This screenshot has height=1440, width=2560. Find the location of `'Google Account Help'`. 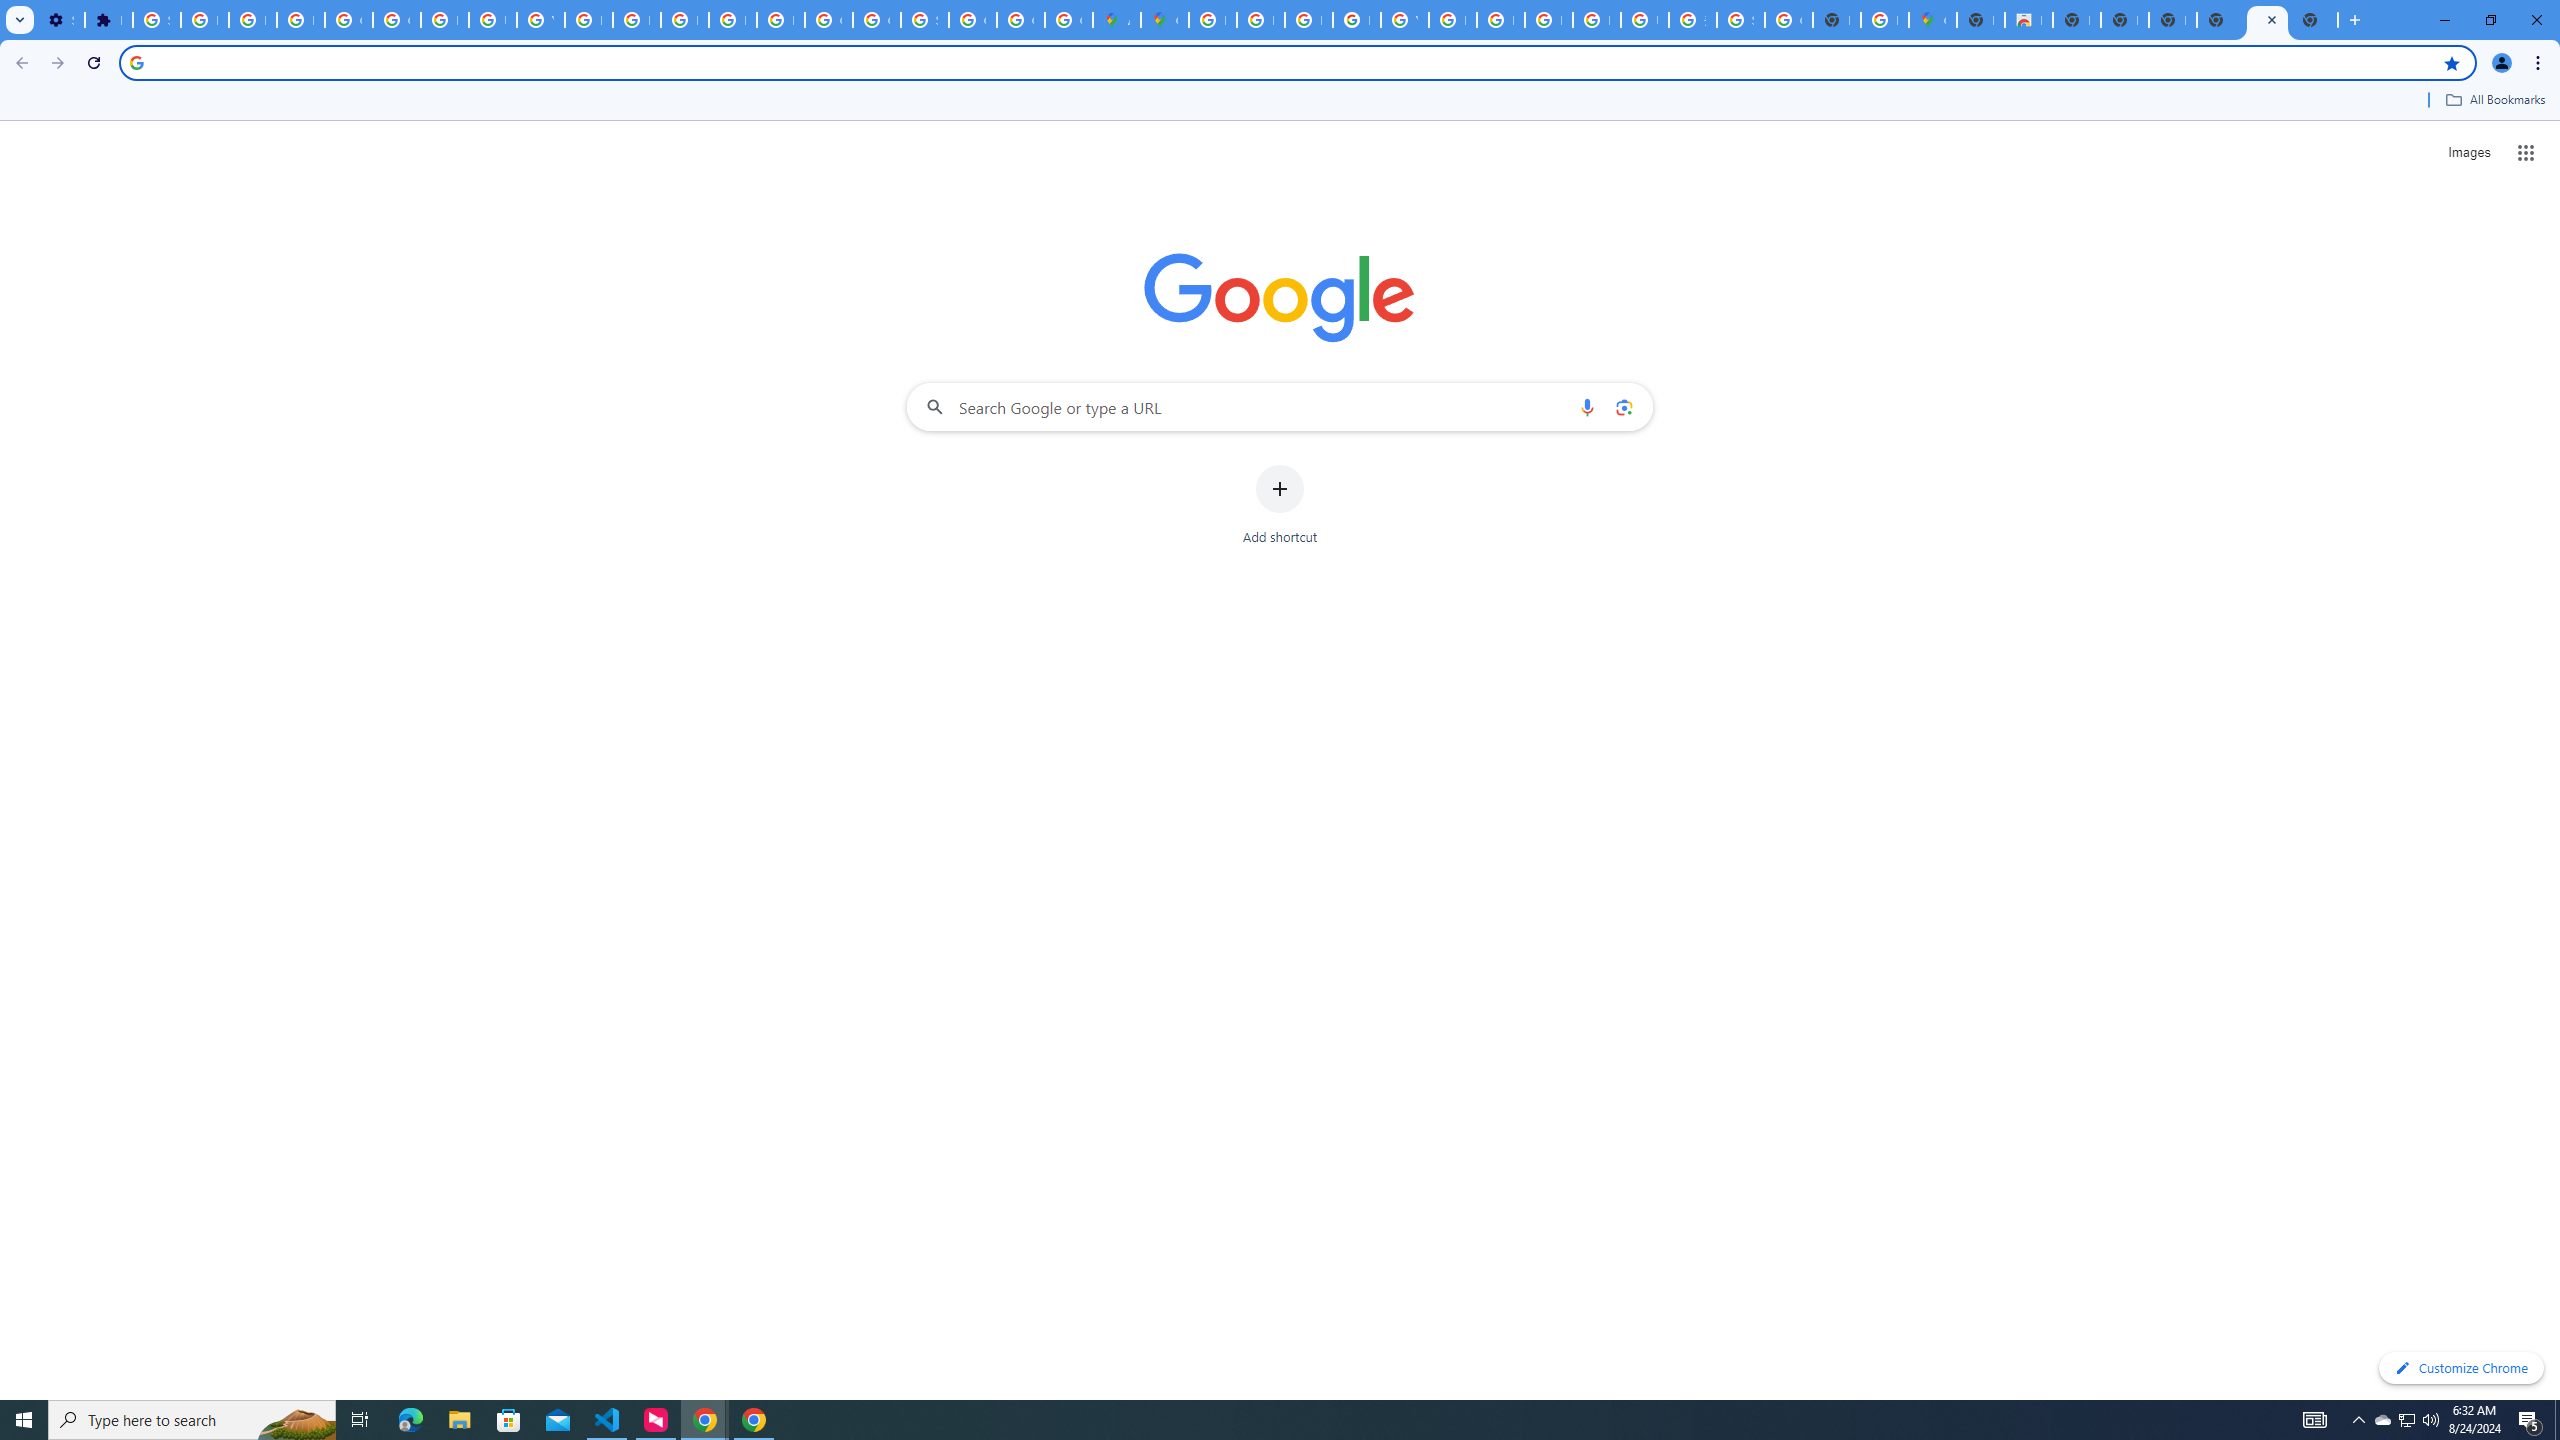

'Google Account Help' is located at coordinates (395, 19).